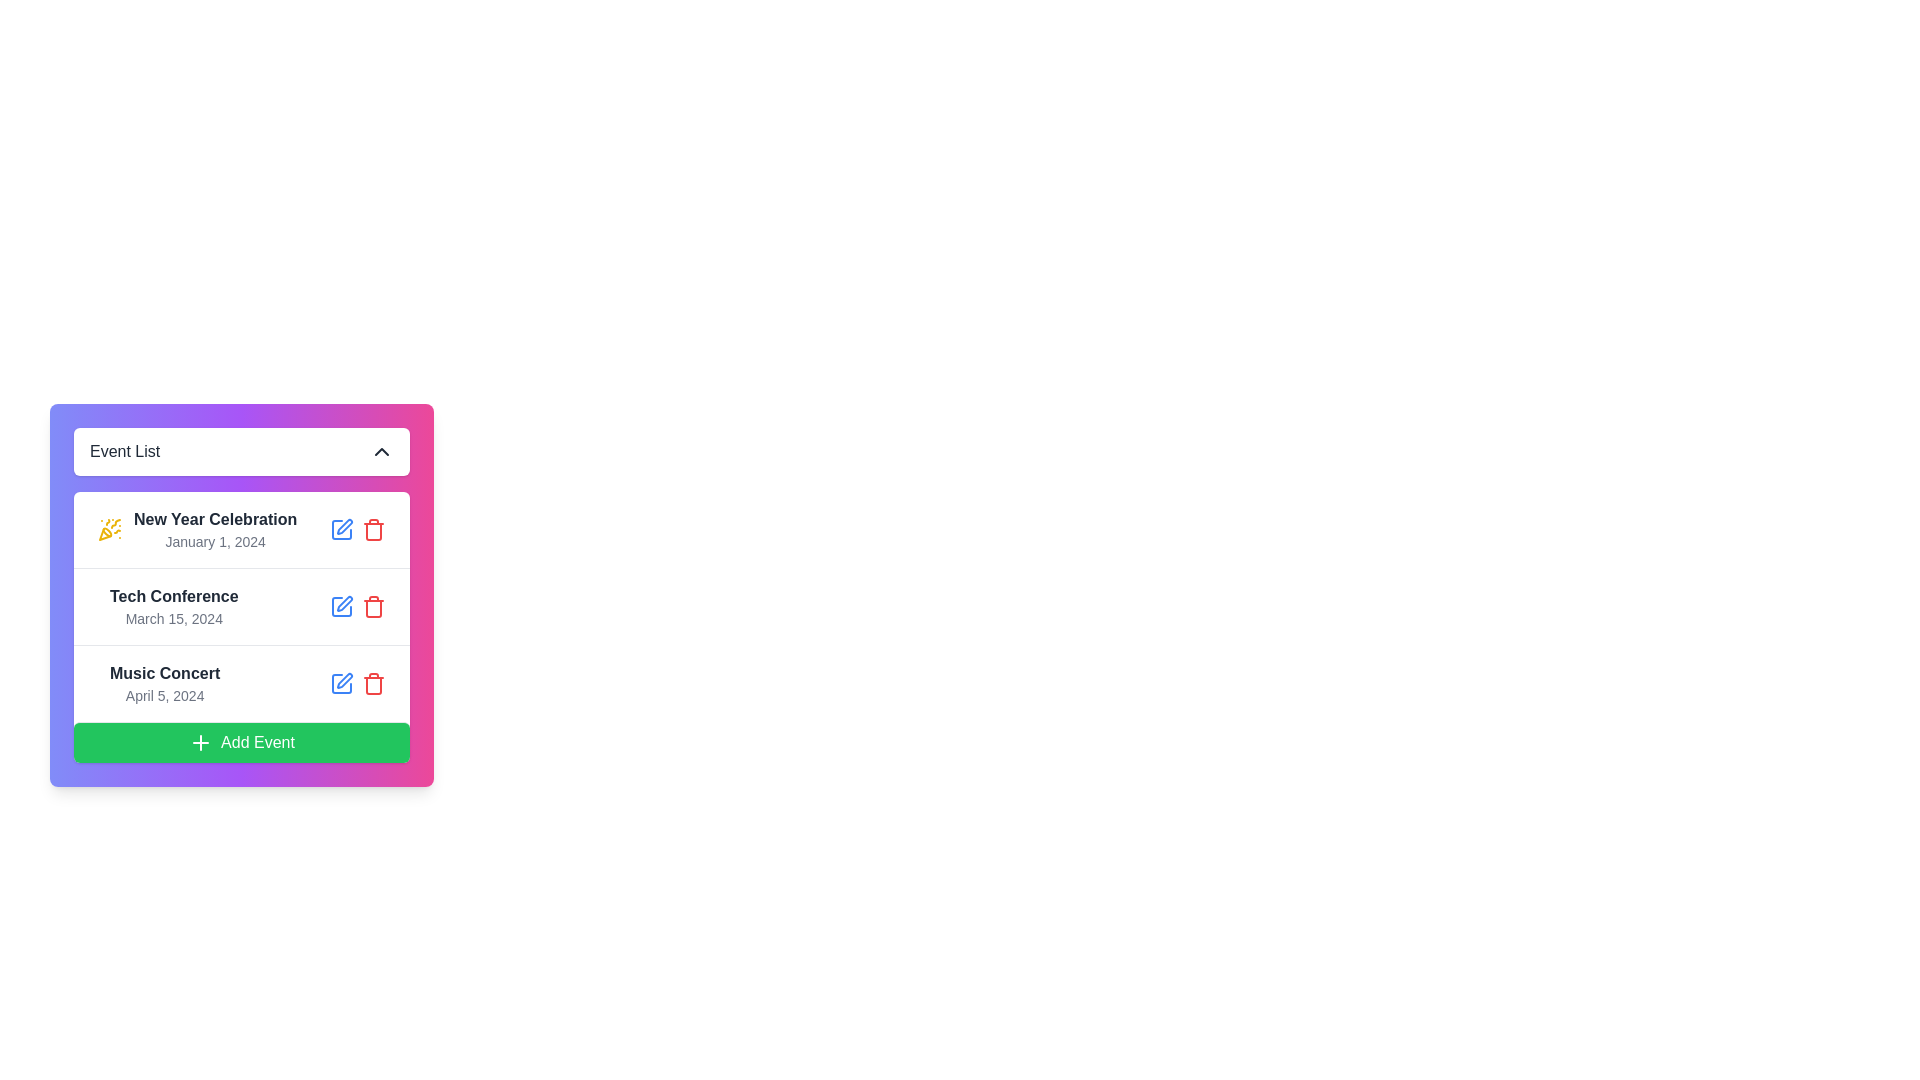 This screenshot has height=1080, width=1920. I want to click on the delete button located at the far-right of the 'Tech Conference, March 15, 2024' row, so click(374, 605).